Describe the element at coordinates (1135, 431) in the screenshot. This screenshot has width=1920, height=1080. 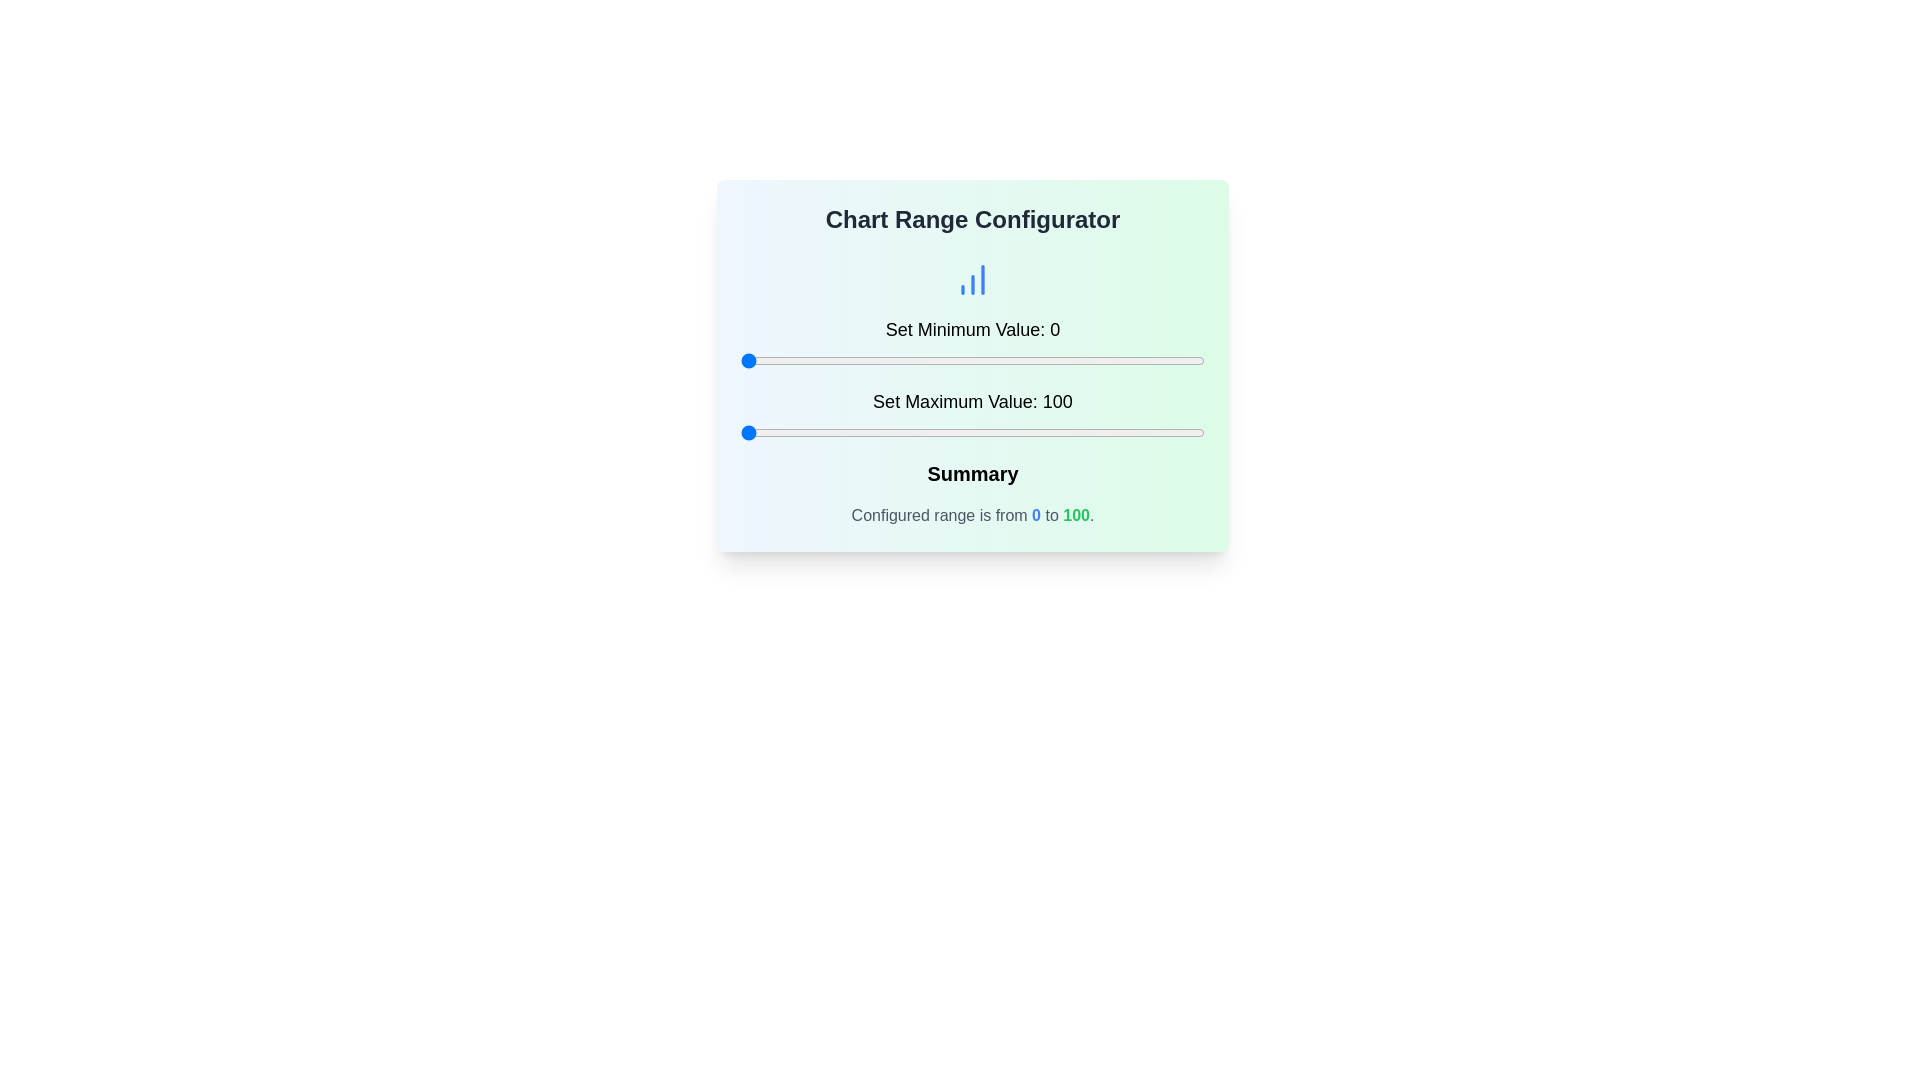
I see `the maximum value slider to set the value to 185` at that location.